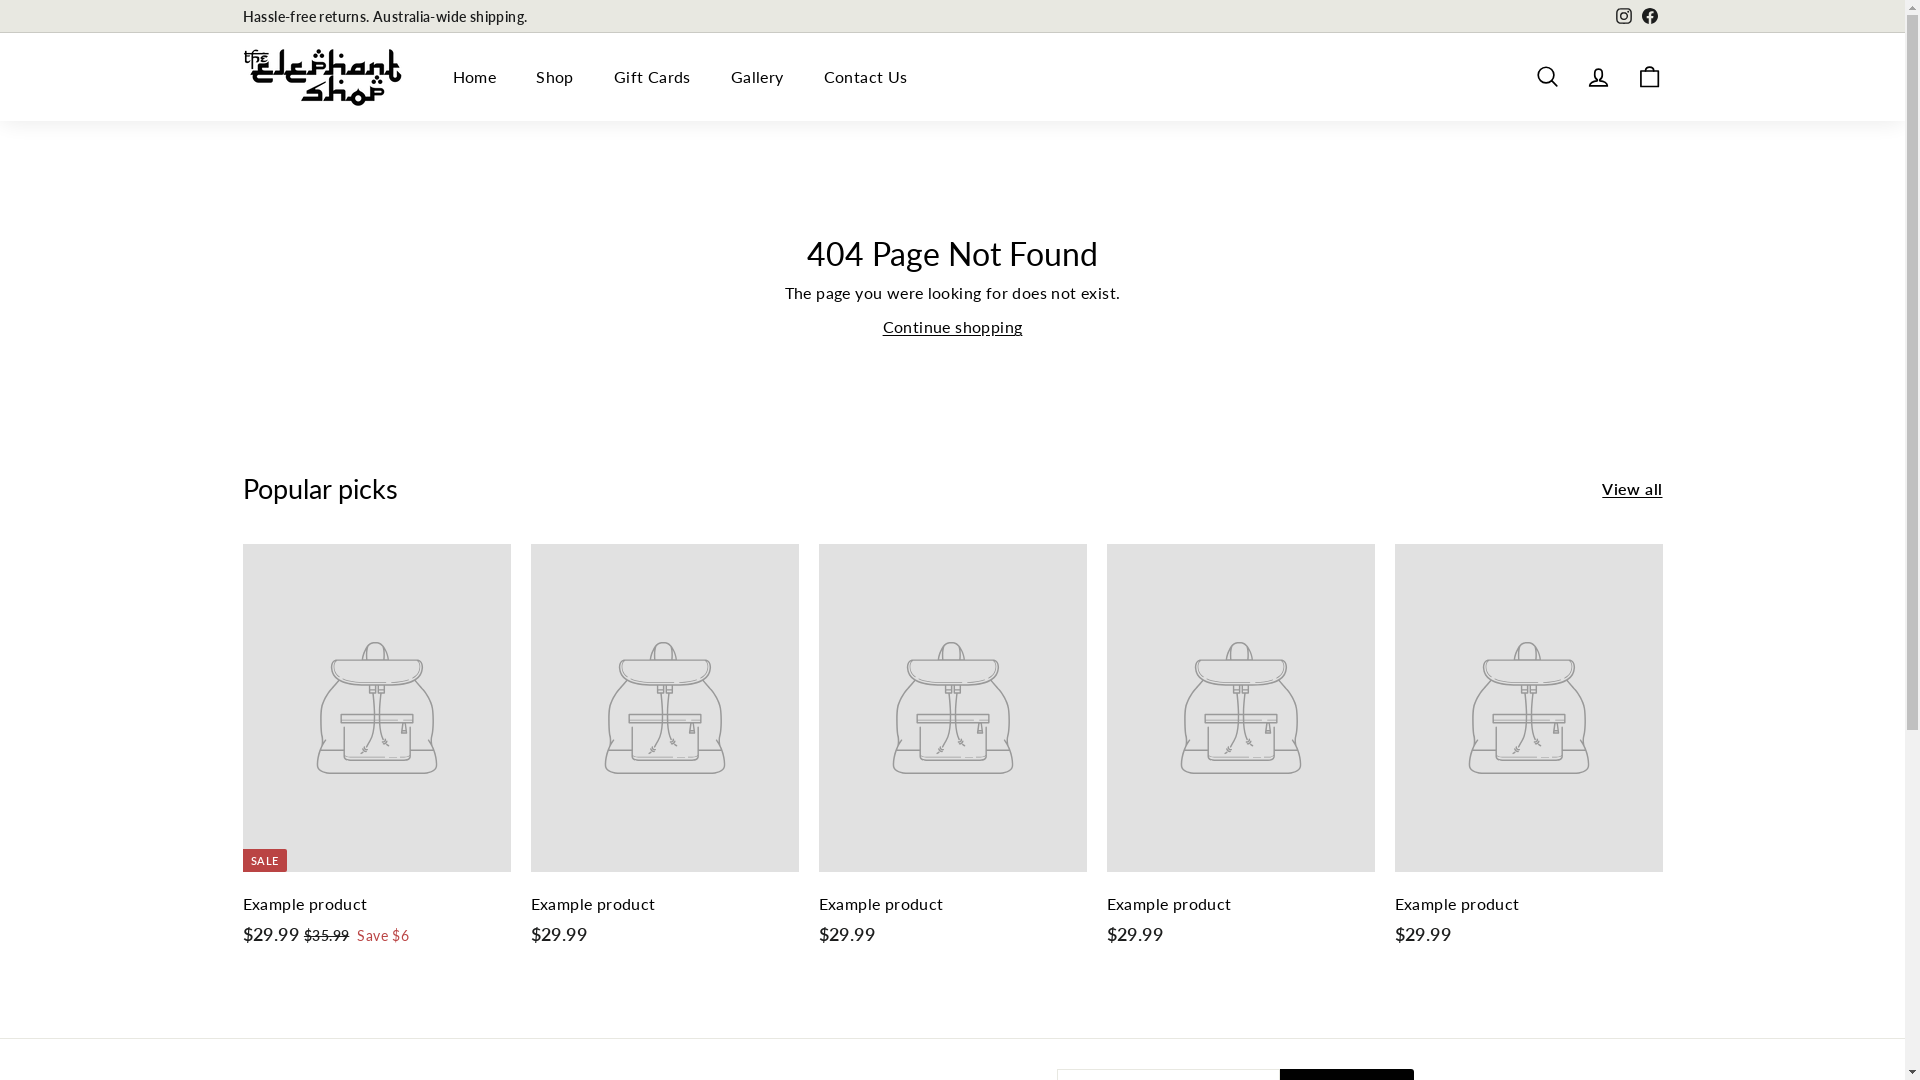  Describe the element at coordinates (865, 76) in the screenshot. I see `'Contact Us'` at that location.